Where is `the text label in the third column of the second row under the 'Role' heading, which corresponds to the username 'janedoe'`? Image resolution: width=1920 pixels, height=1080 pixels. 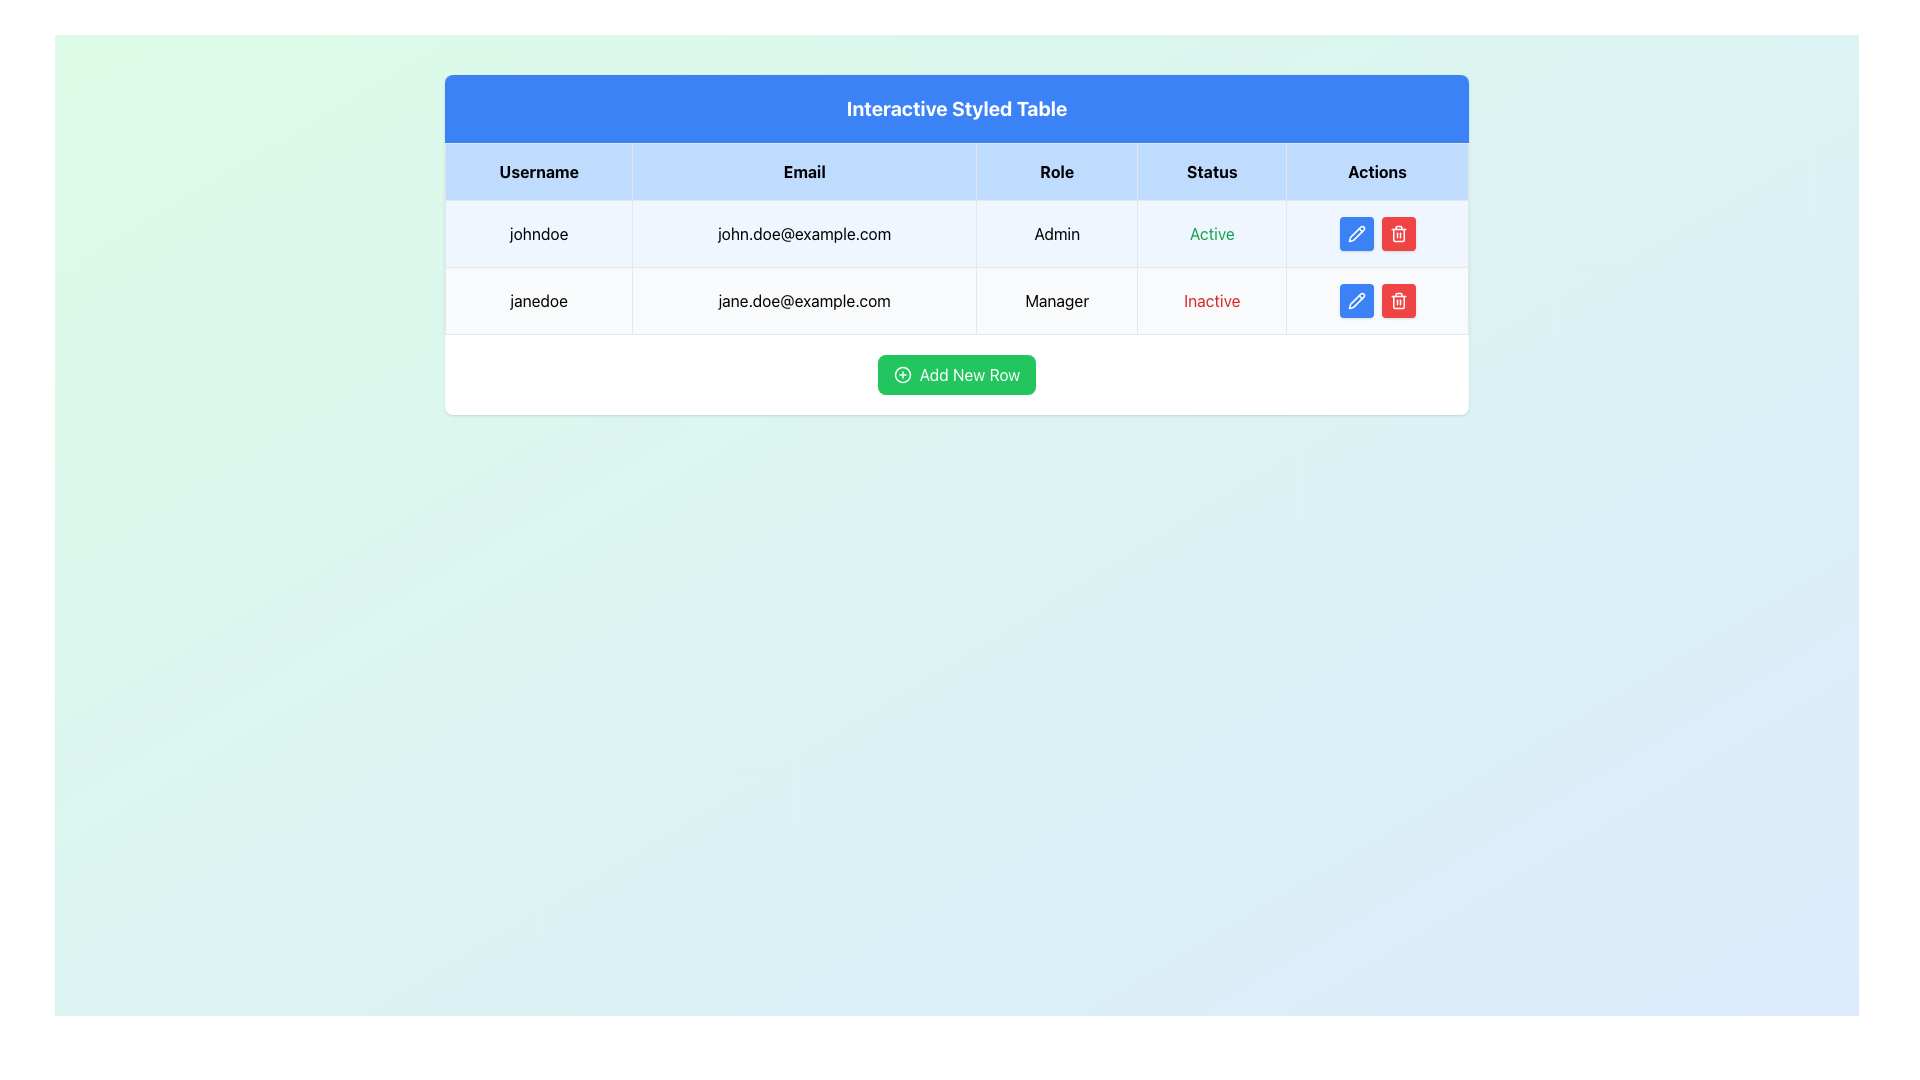 the text label in the third column of the second row under the 'Role' heading, which corresponds to the username 'janedoe' is located at coordinates (1056, 300).